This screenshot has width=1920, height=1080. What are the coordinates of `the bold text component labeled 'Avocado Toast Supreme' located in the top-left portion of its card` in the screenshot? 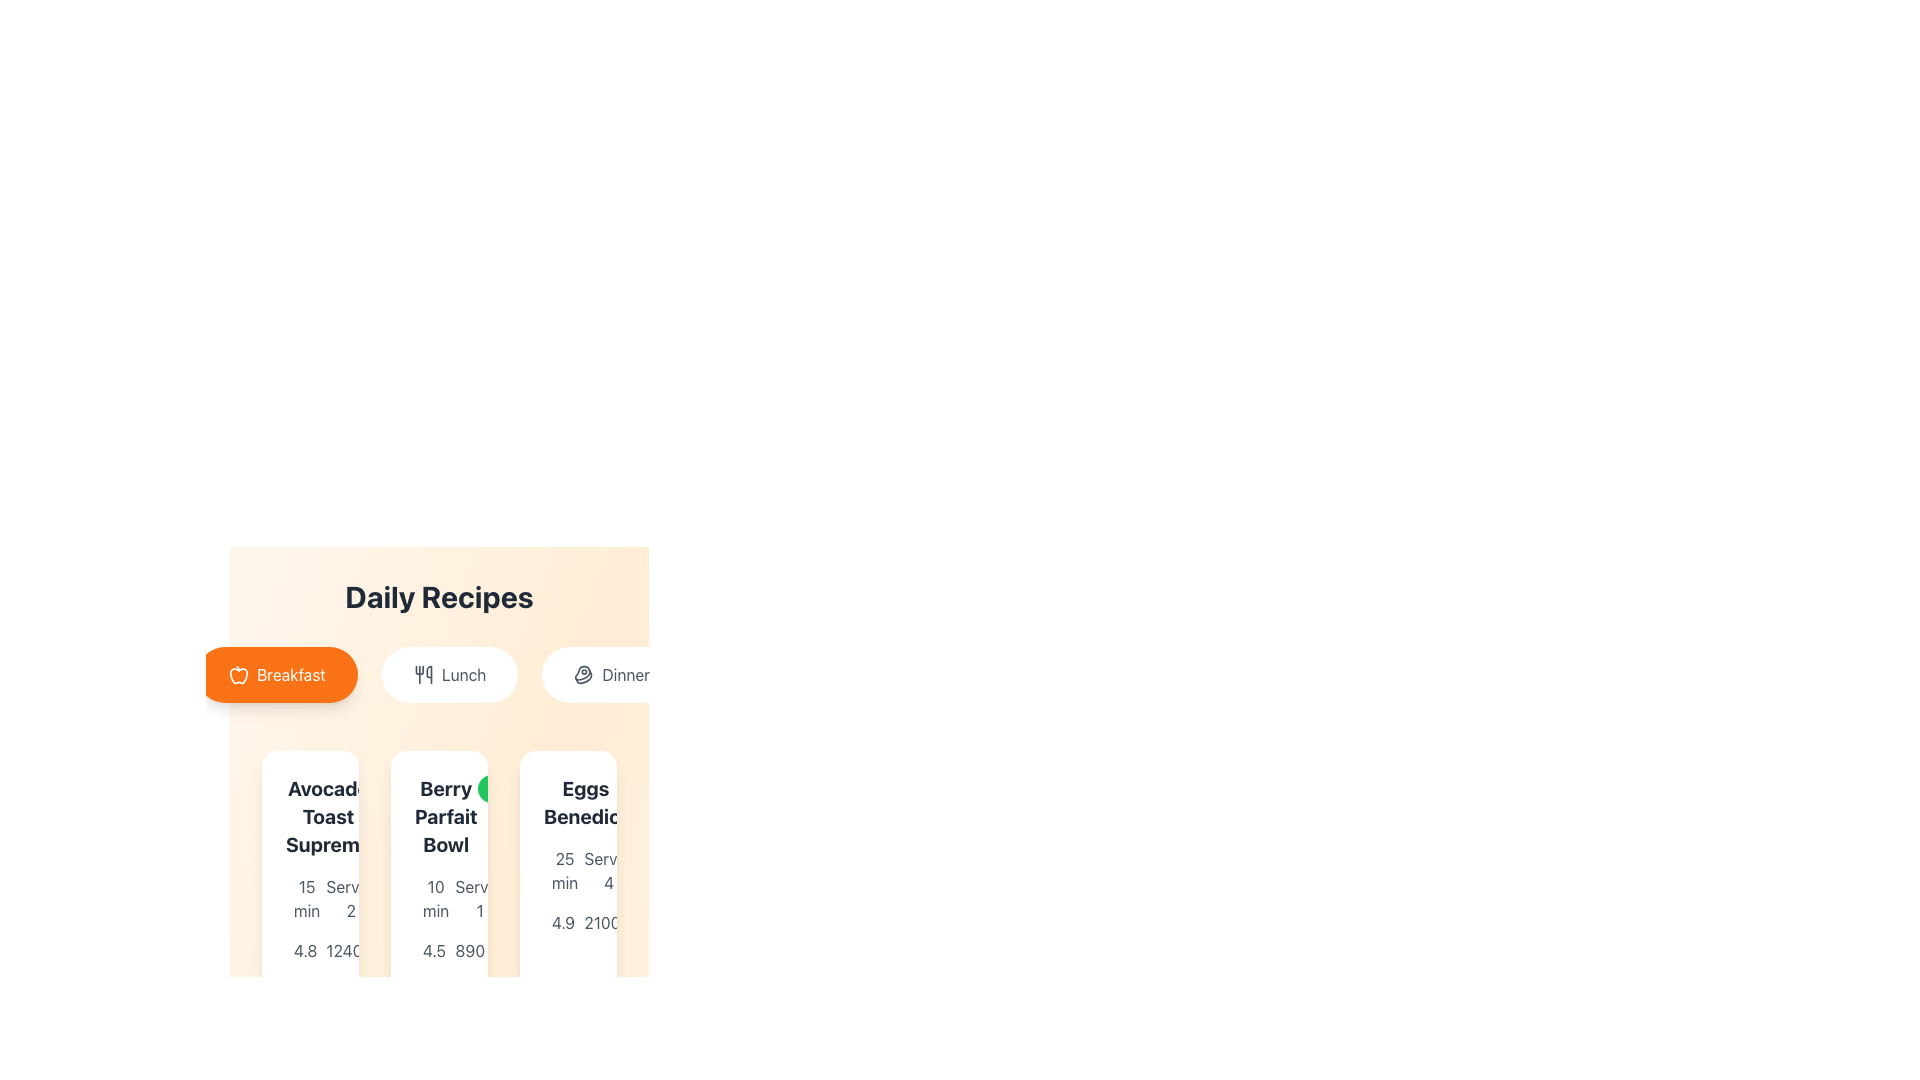 It's located at (328, 817).